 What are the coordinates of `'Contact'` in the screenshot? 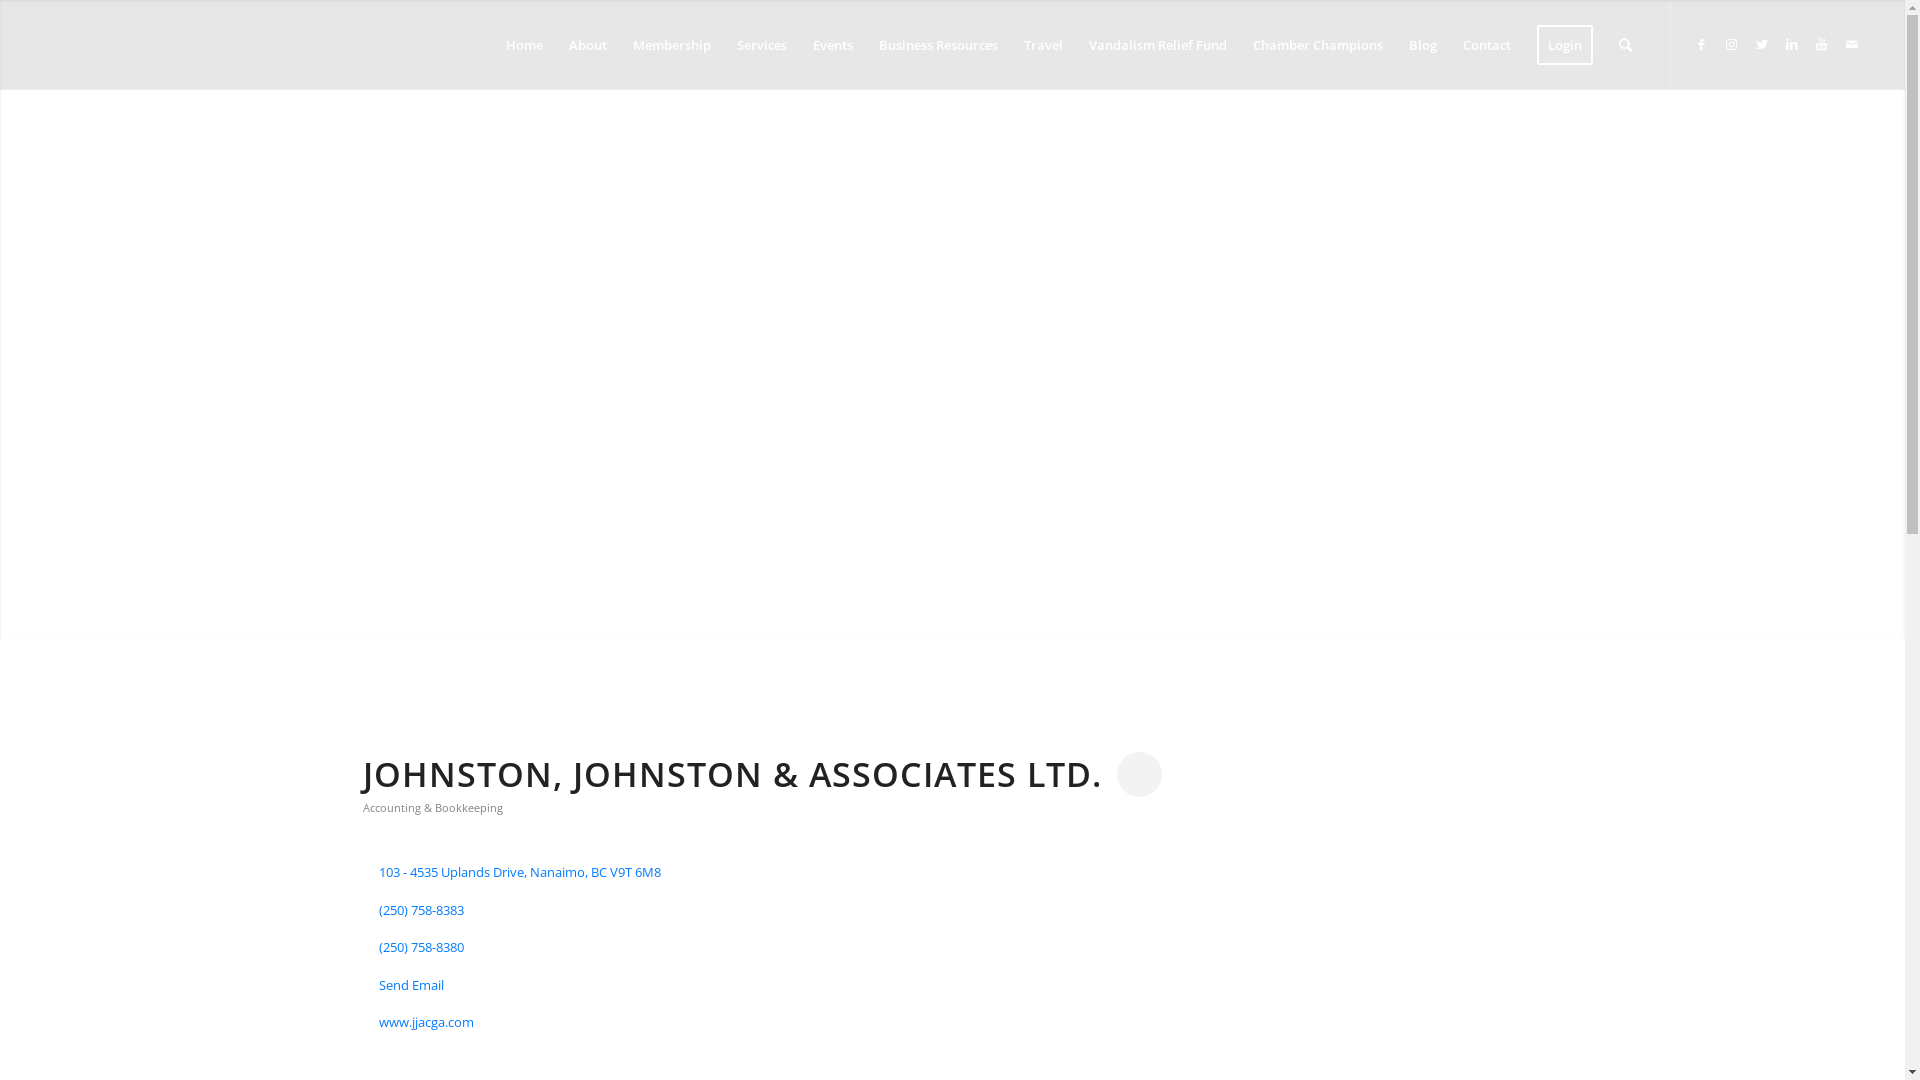 It's located at (1487, 45).